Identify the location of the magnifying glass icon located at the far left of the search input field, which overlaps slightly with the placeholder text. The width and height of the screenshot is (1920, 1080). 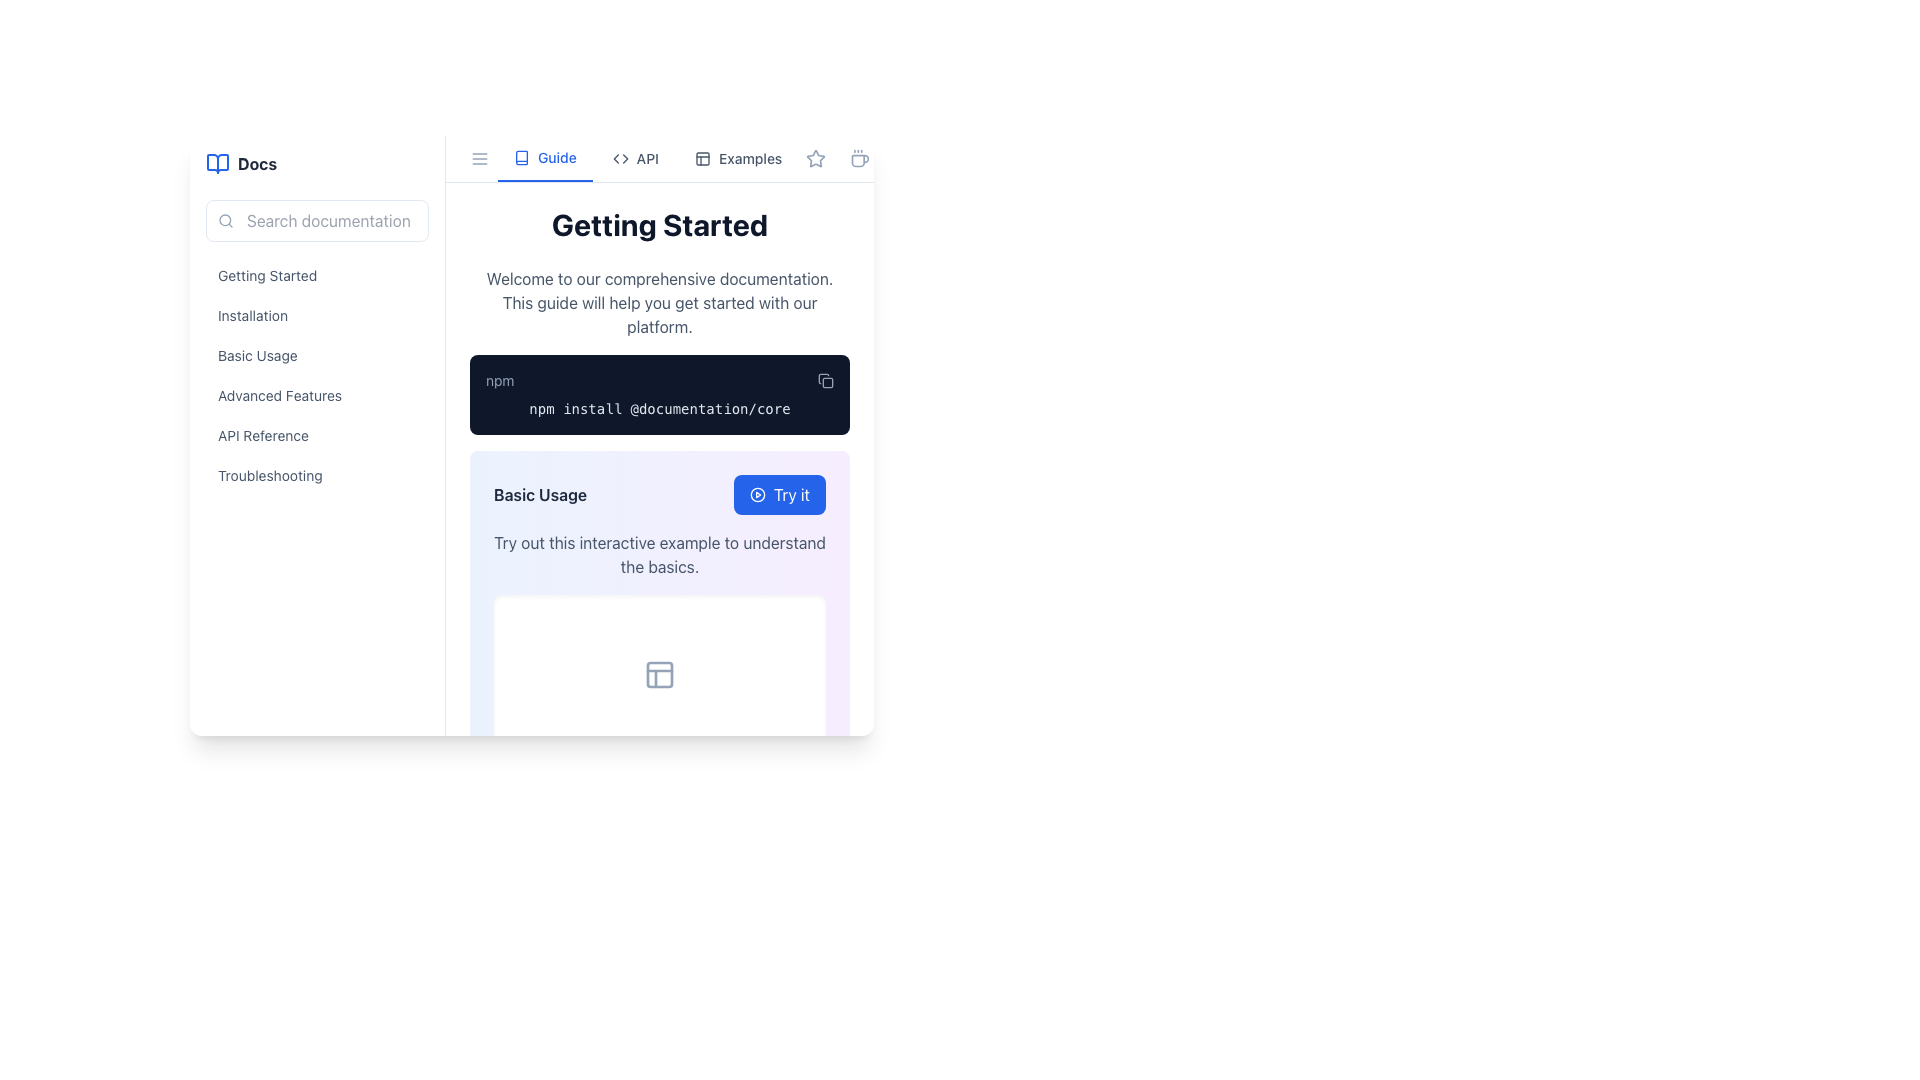
(225, 220).